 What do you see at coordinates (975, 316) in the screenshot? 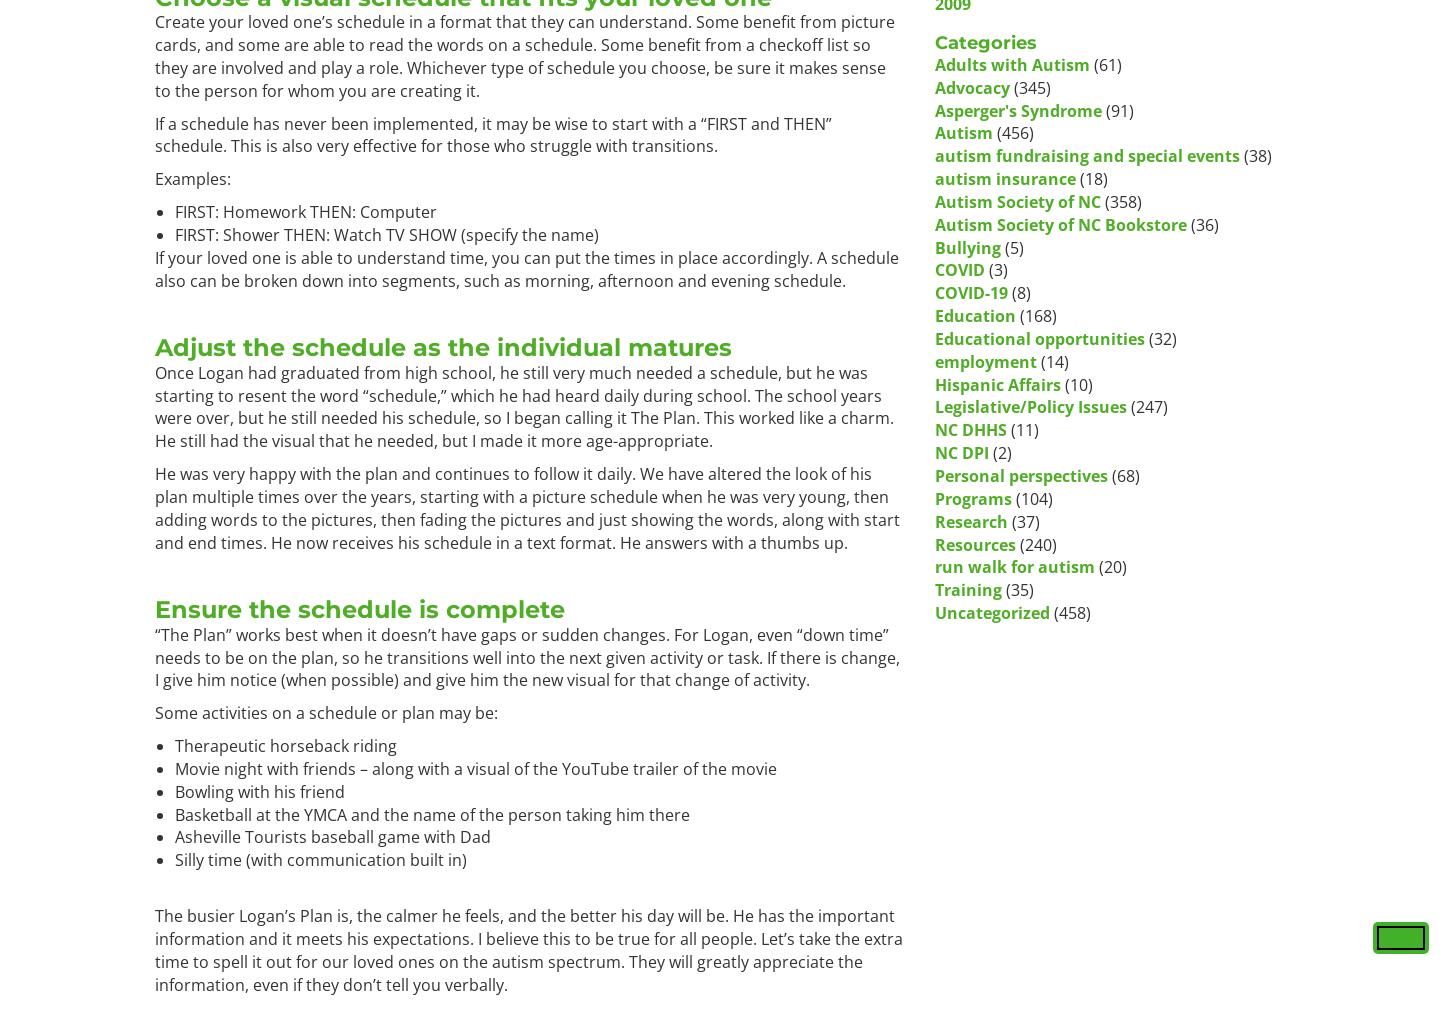
I see `'Education'` at bounding box center [975, 316].